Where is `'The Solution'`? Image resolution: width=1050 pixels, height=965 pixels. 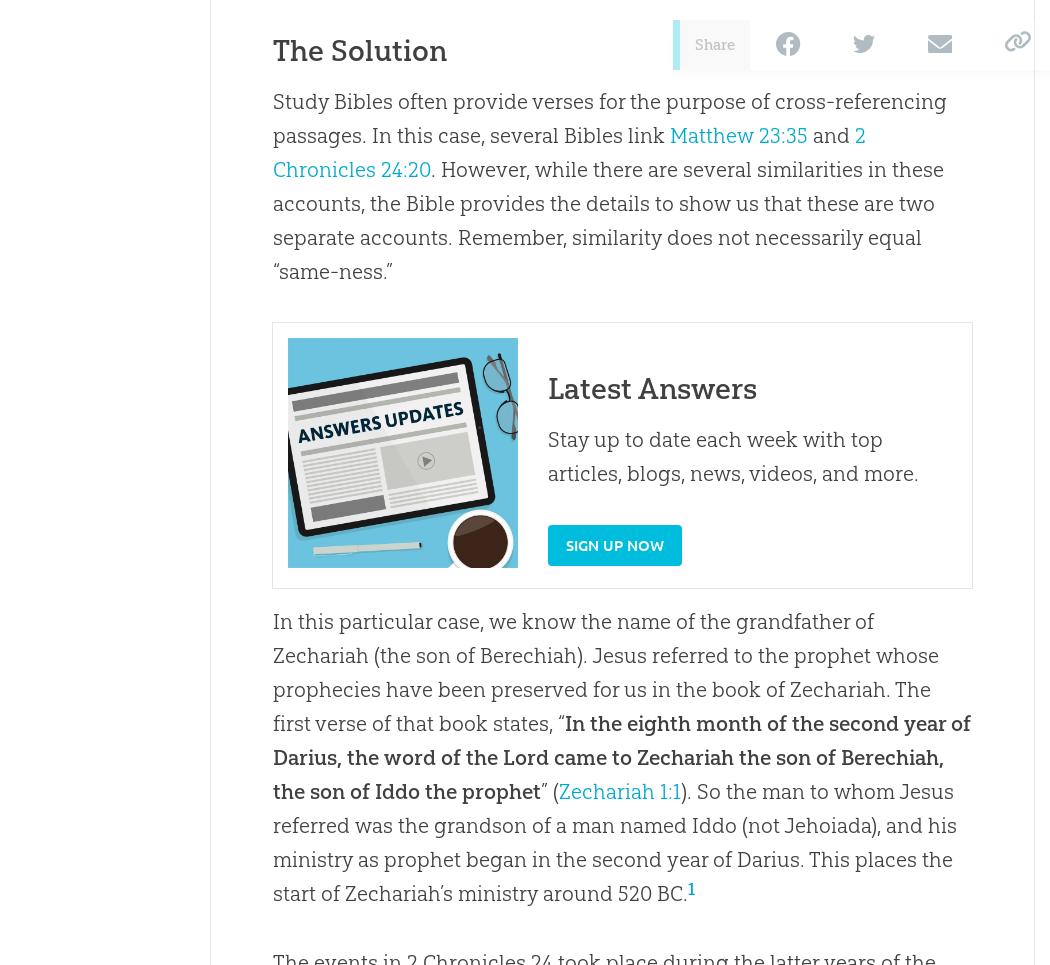
'The Solution' is located at coordinates (357, 50).